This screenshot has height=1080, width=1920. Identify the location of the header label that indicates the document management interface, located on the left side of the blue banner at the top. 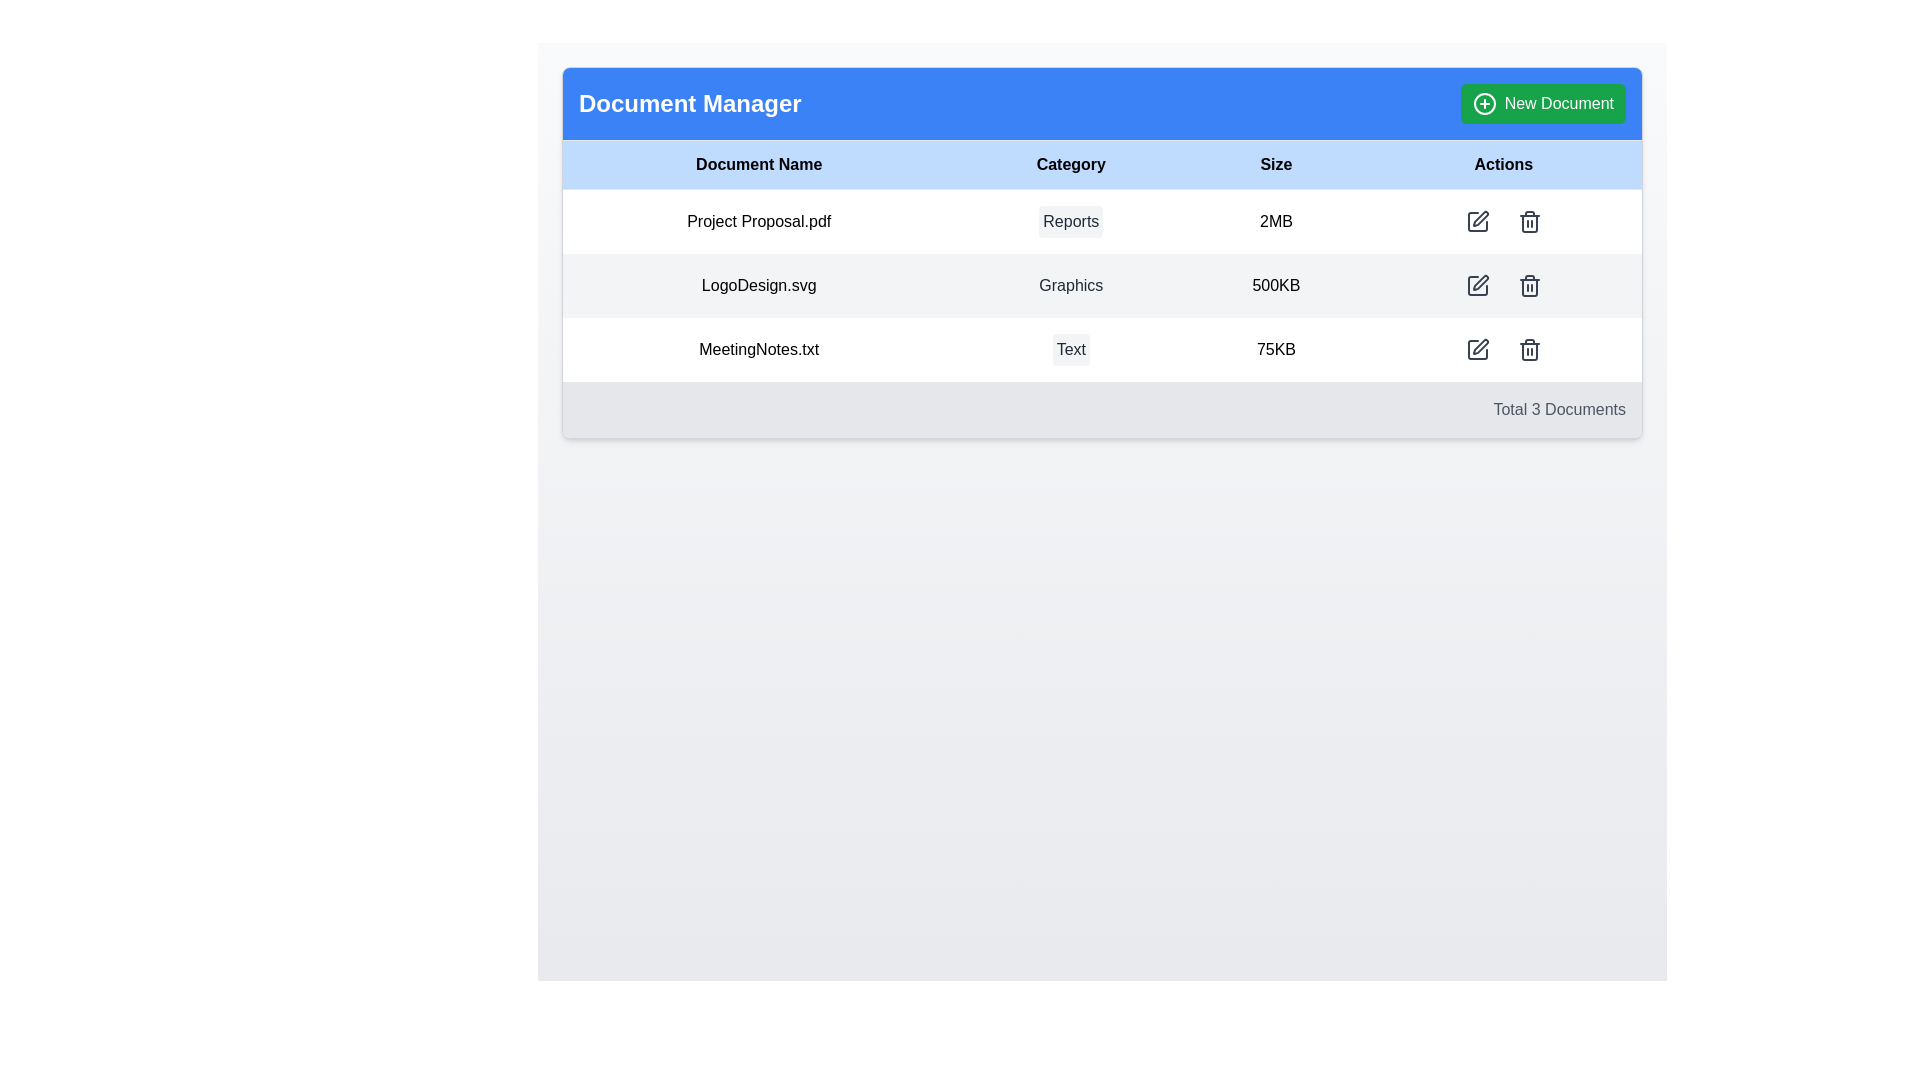
(690, 104).